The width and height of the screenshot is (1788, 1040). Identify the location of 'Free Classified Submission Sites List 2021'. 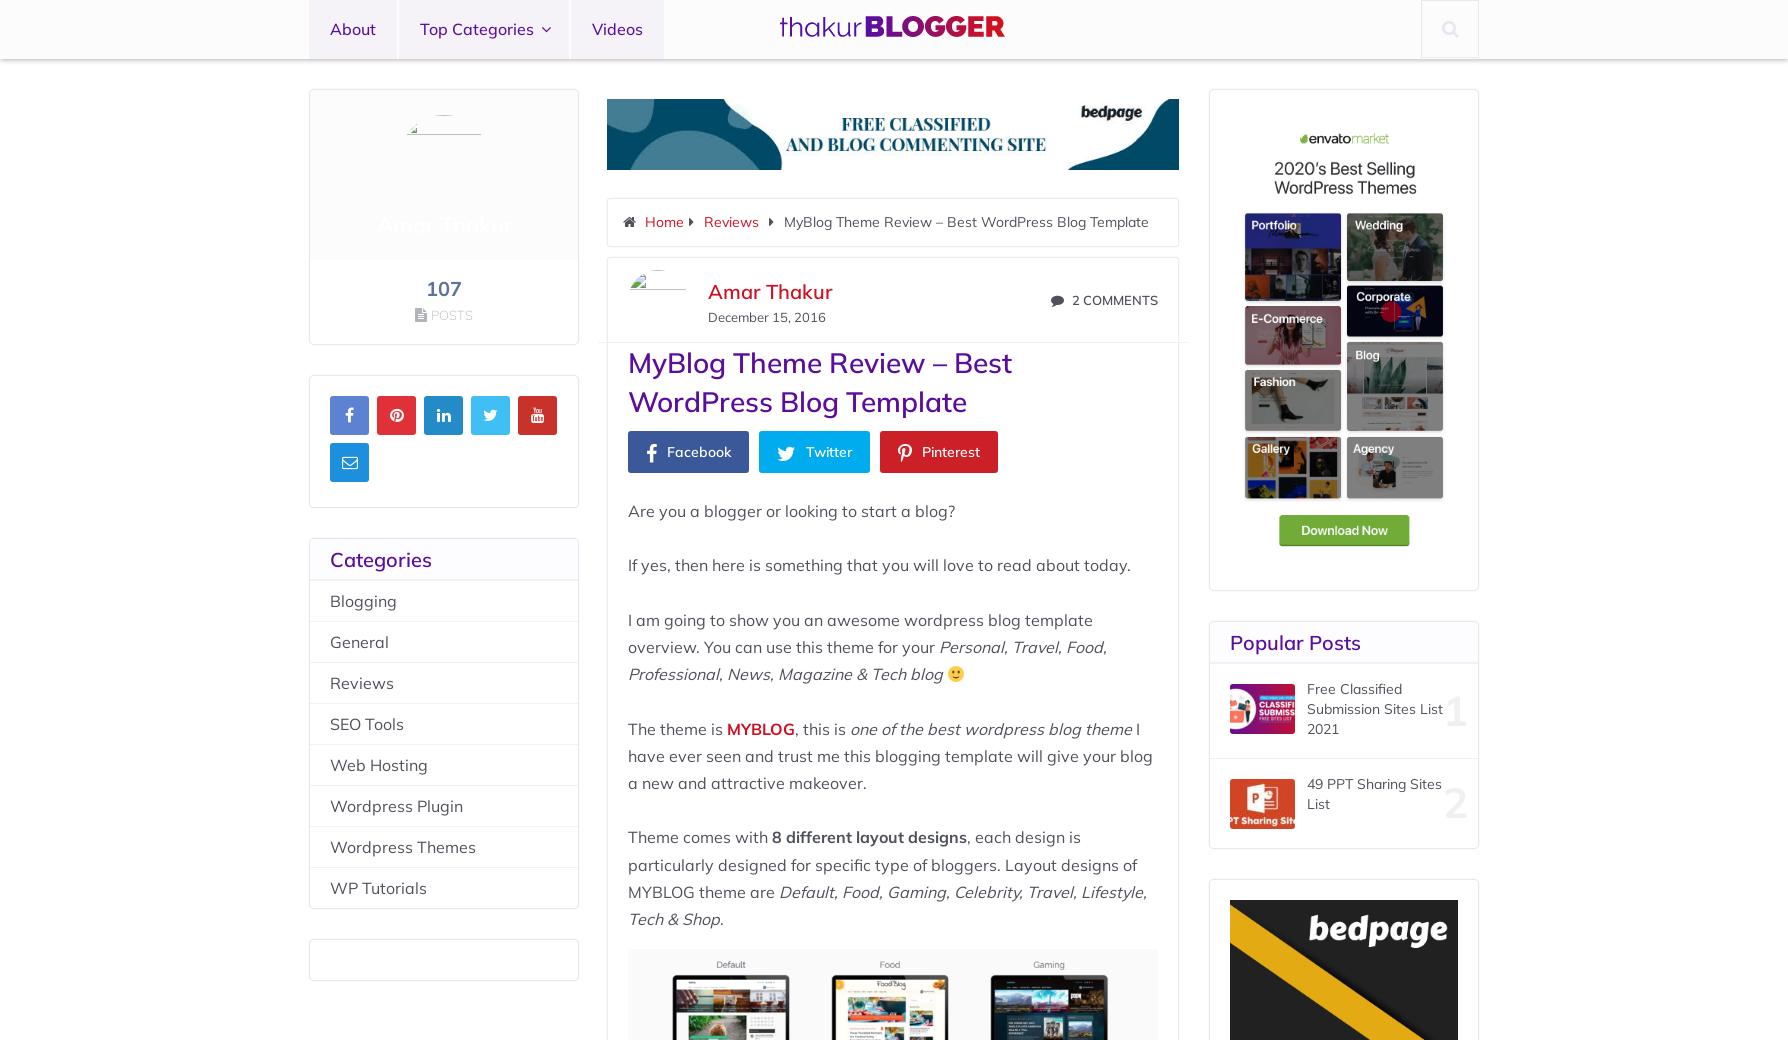
(1374, 708).